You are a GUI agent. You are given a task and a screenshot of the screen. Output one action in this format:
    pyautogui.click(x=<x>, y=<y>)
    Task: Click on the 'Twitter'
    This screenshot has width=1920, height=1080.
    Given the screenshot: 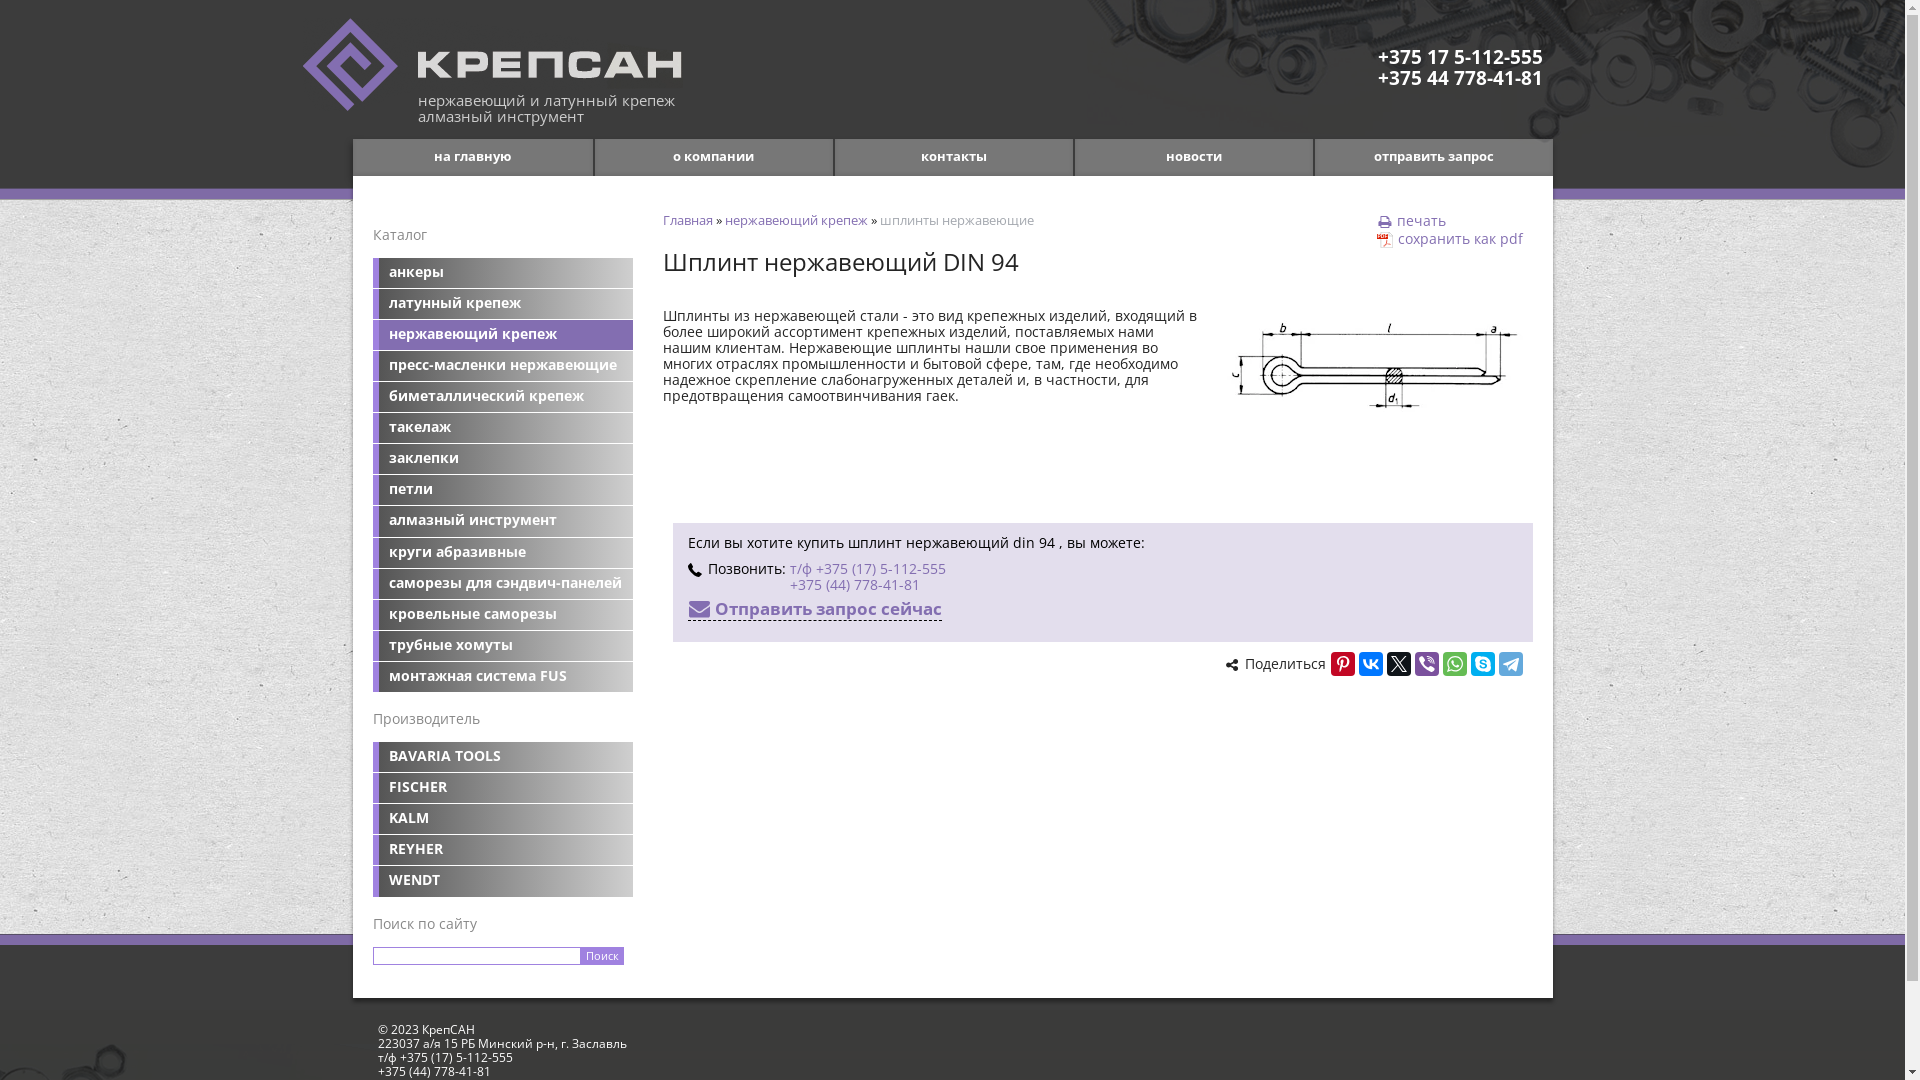 What is the action you would take?
    pyautogui.click(x=1396, y=663)
    